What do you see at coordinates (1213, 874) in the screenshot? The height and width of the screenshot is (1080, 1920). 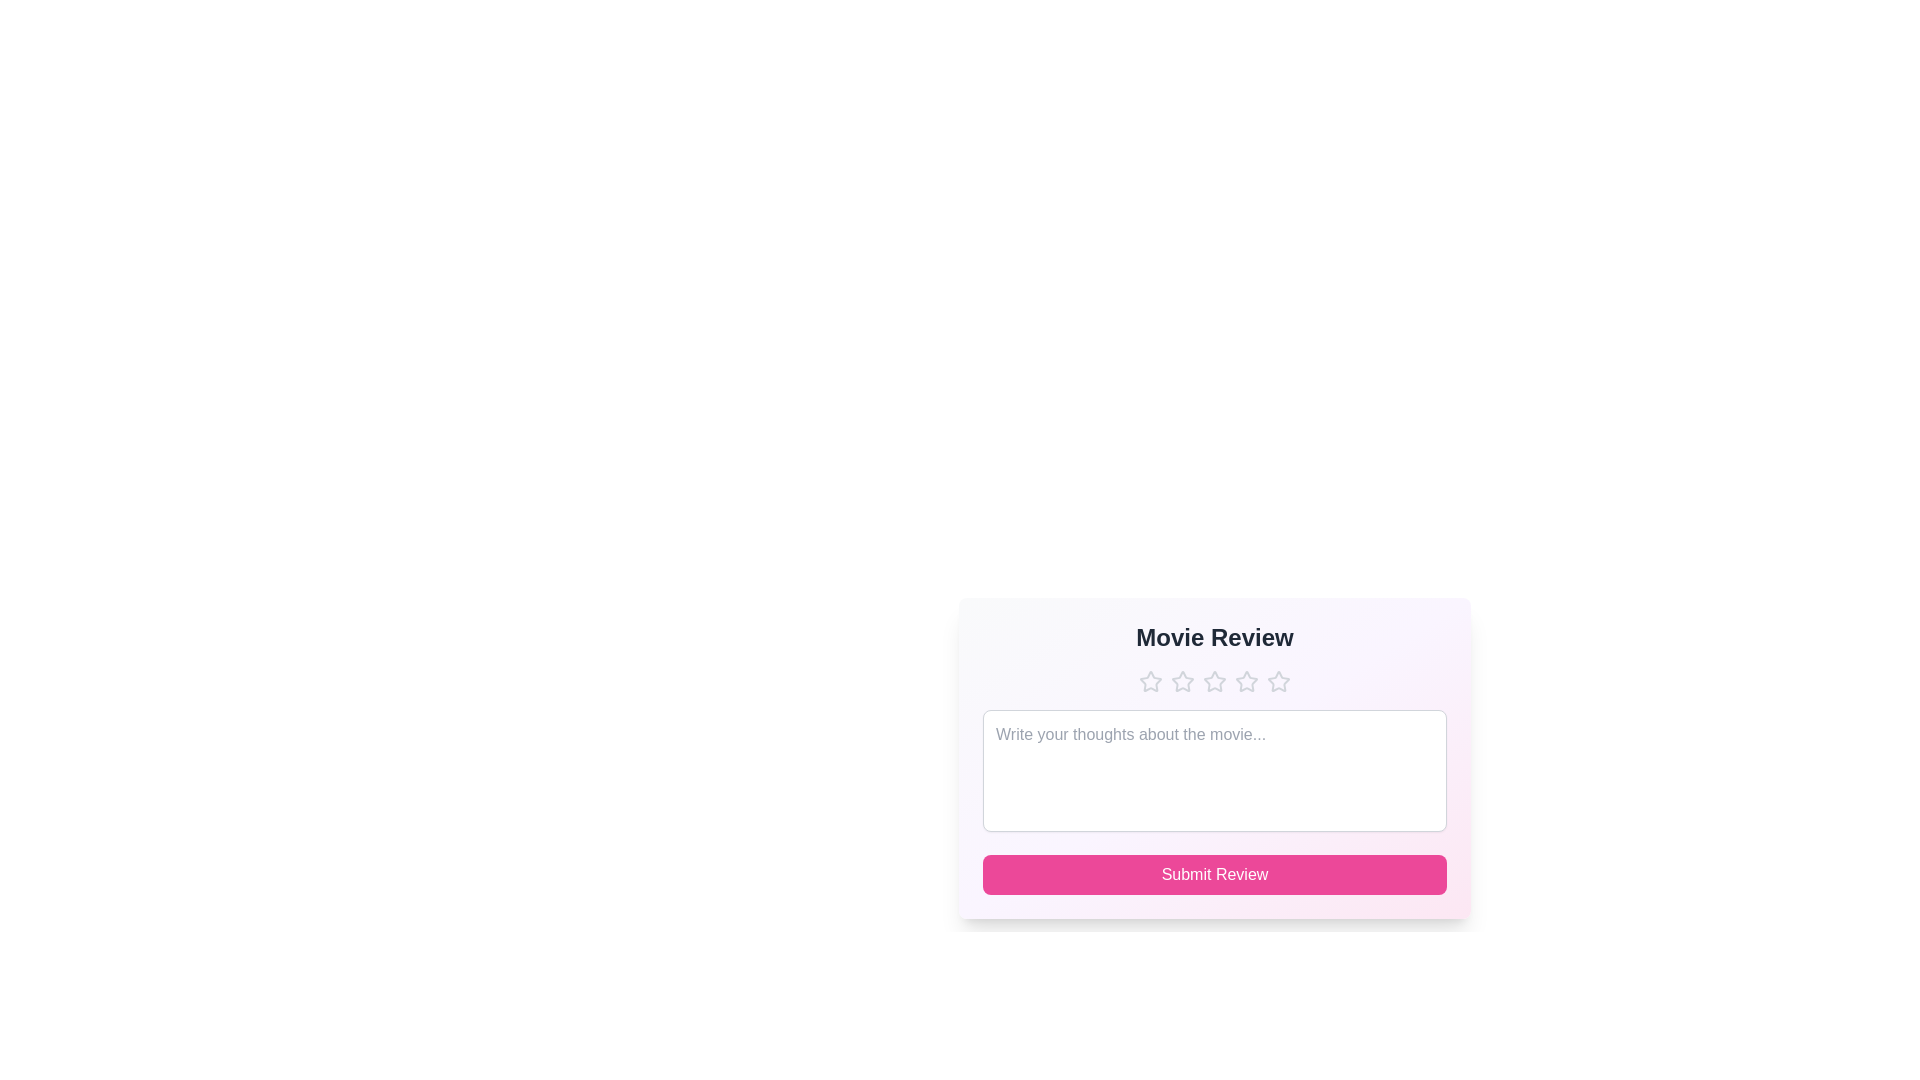 I see `the 'Submit Review' button to submit the review` at bounding box center [1213, 874].